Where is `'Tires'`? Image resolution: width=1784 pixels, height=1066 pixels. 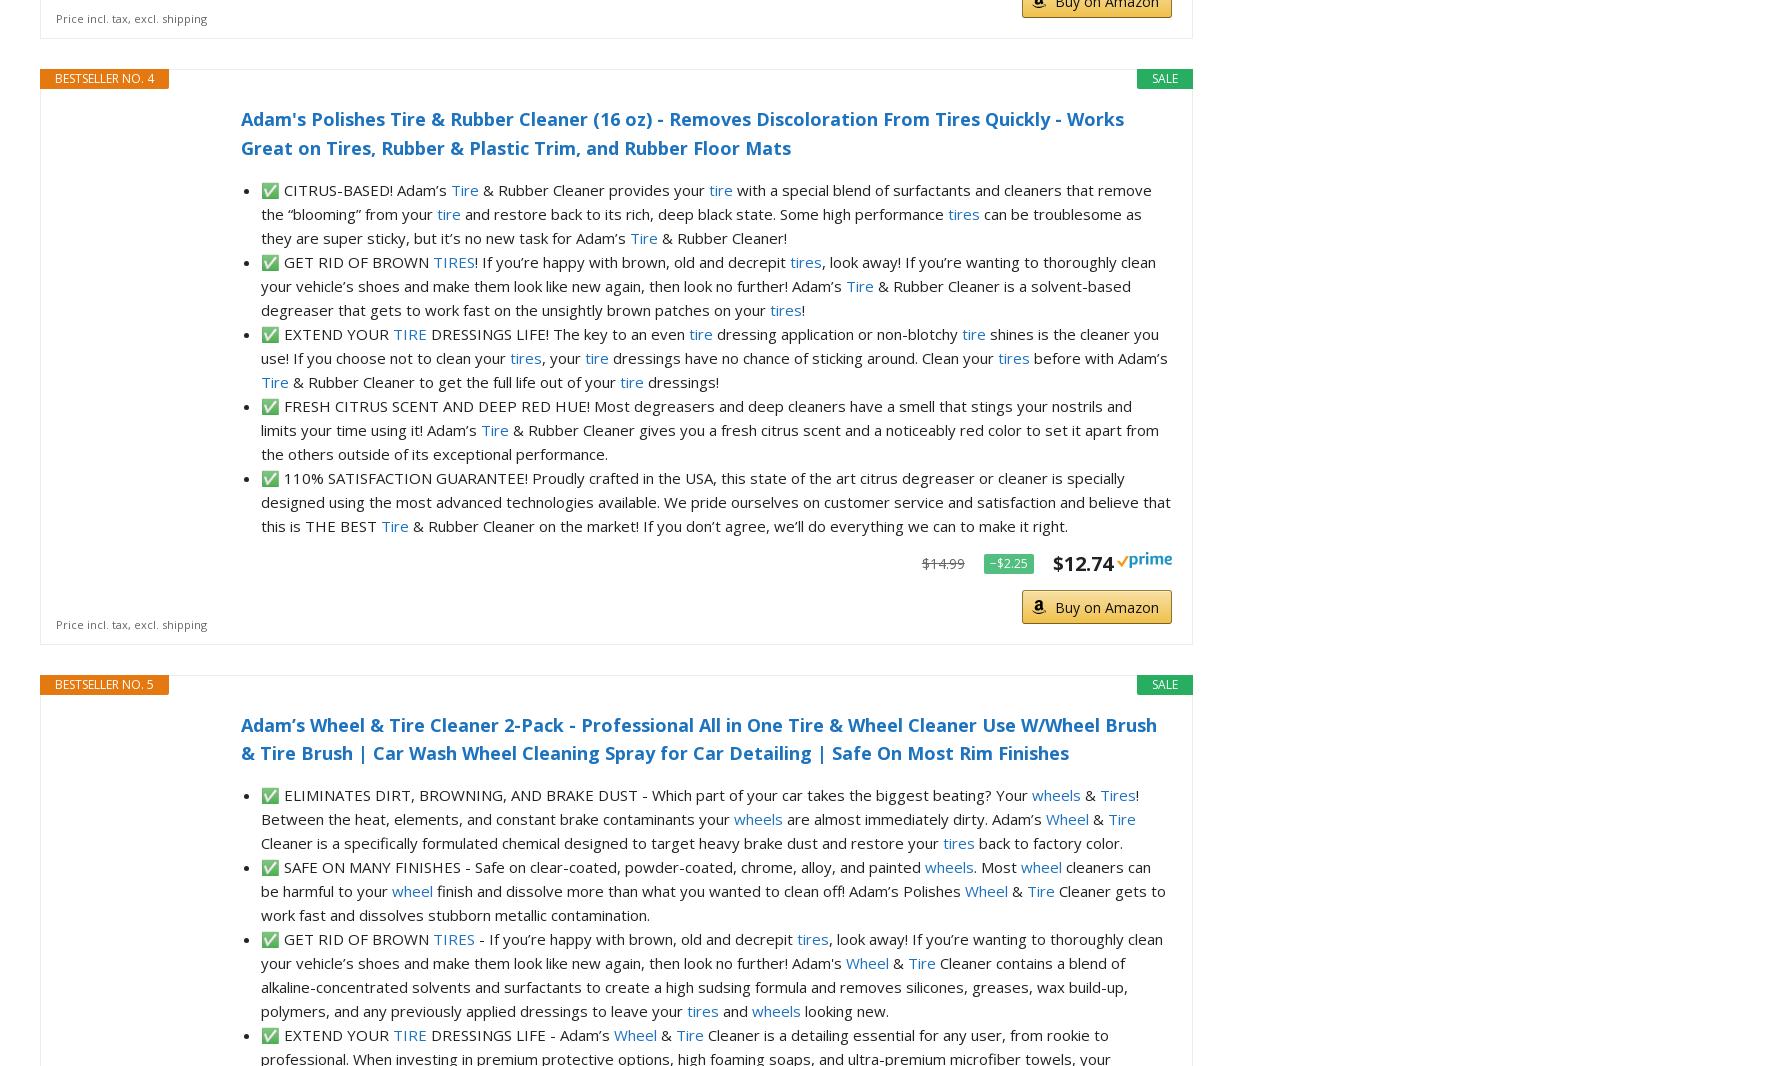
'Tires' is located at coordinates (1099, 794).